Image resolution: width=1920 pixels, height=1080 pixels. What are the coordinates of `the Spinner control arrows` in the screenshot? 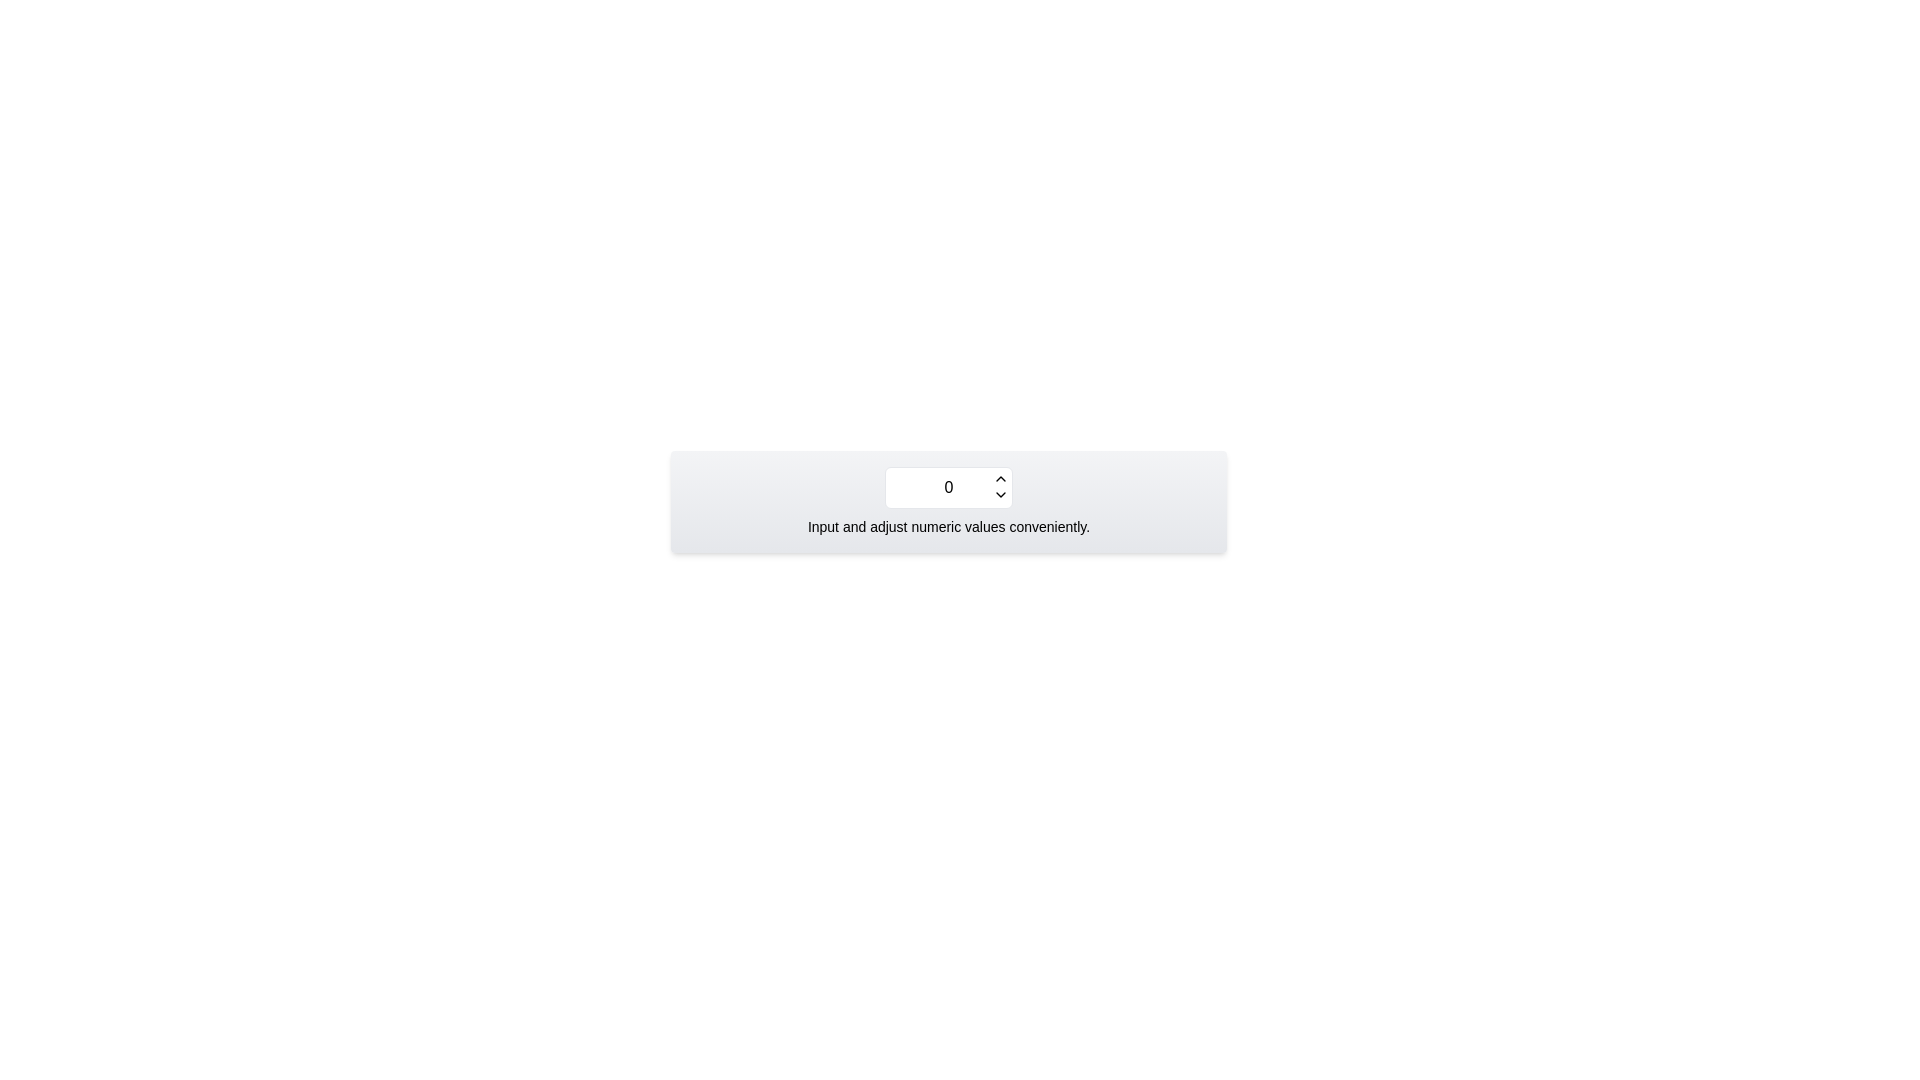 It's located at (1001, 486).